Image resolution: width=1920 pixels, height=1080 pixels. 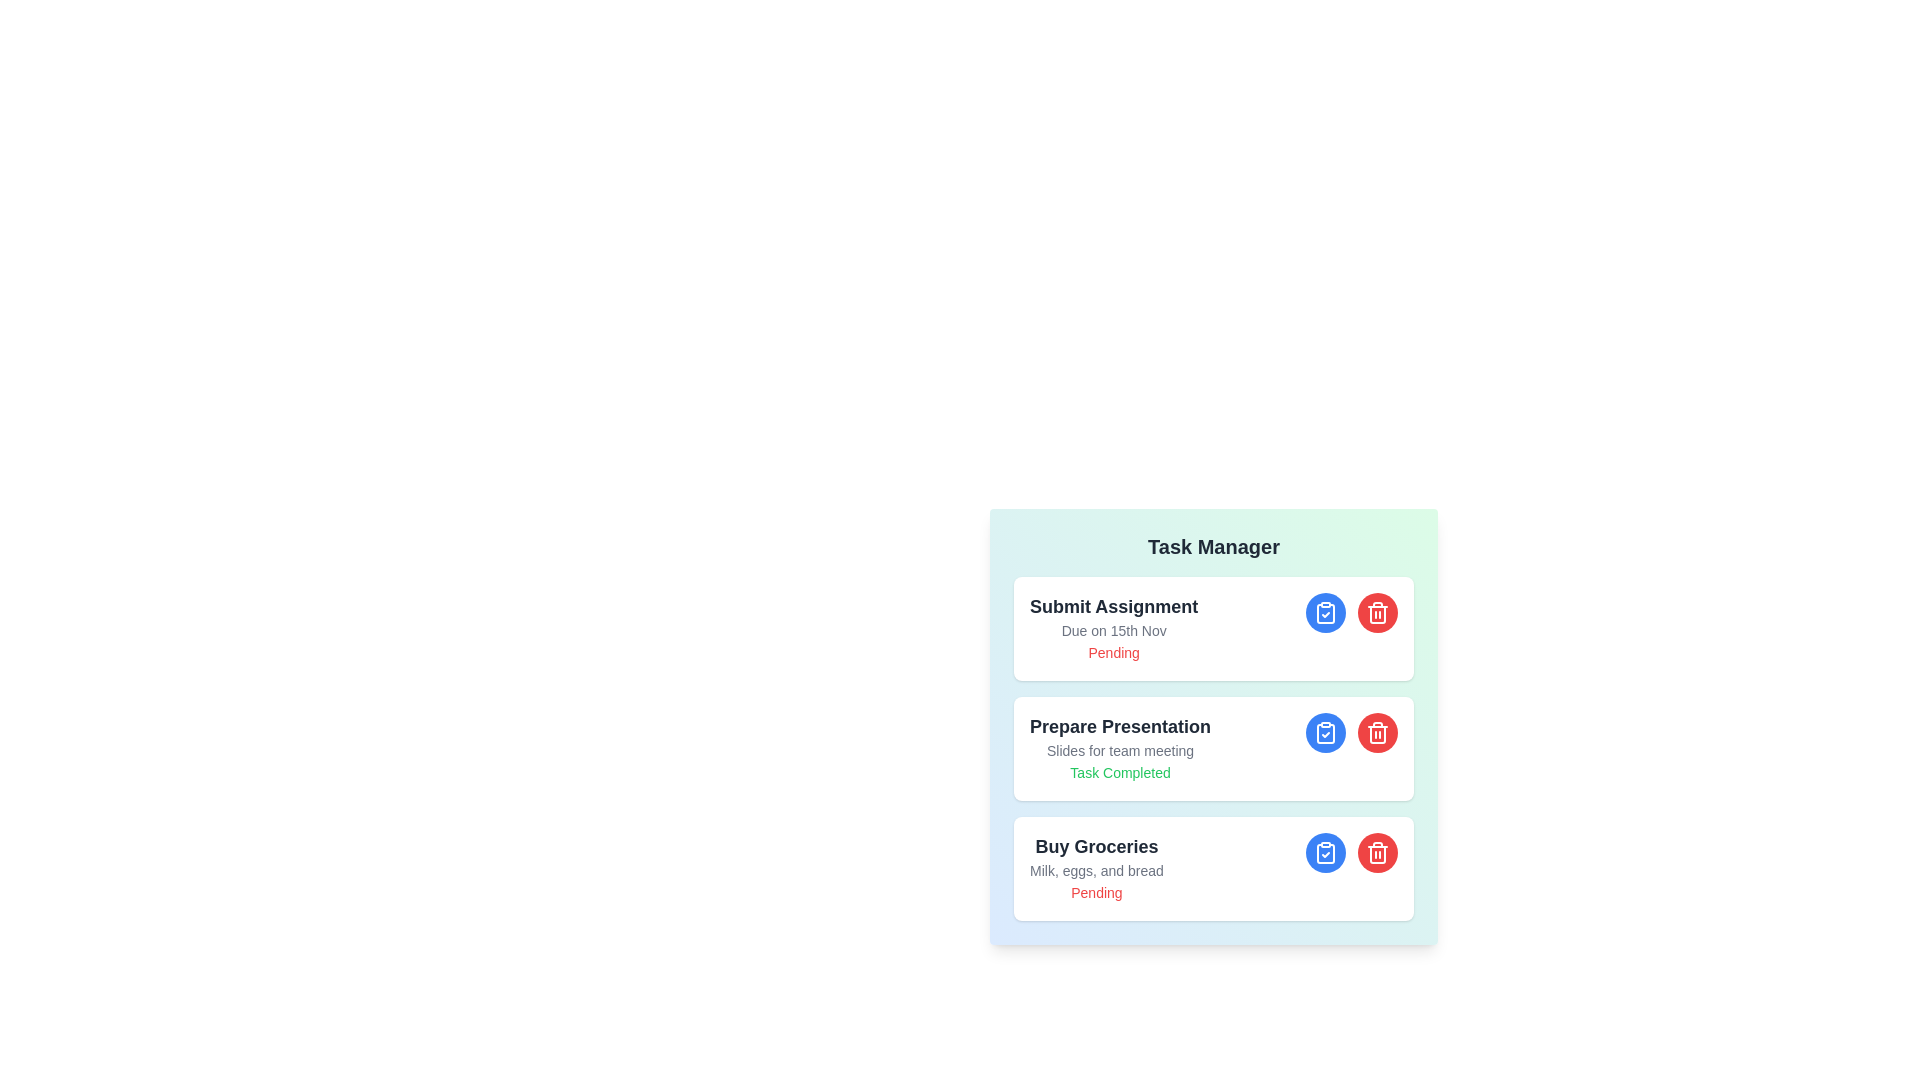 I want to click on delete button for the task titled Buy Groceries, so click(x=1376, y=852).